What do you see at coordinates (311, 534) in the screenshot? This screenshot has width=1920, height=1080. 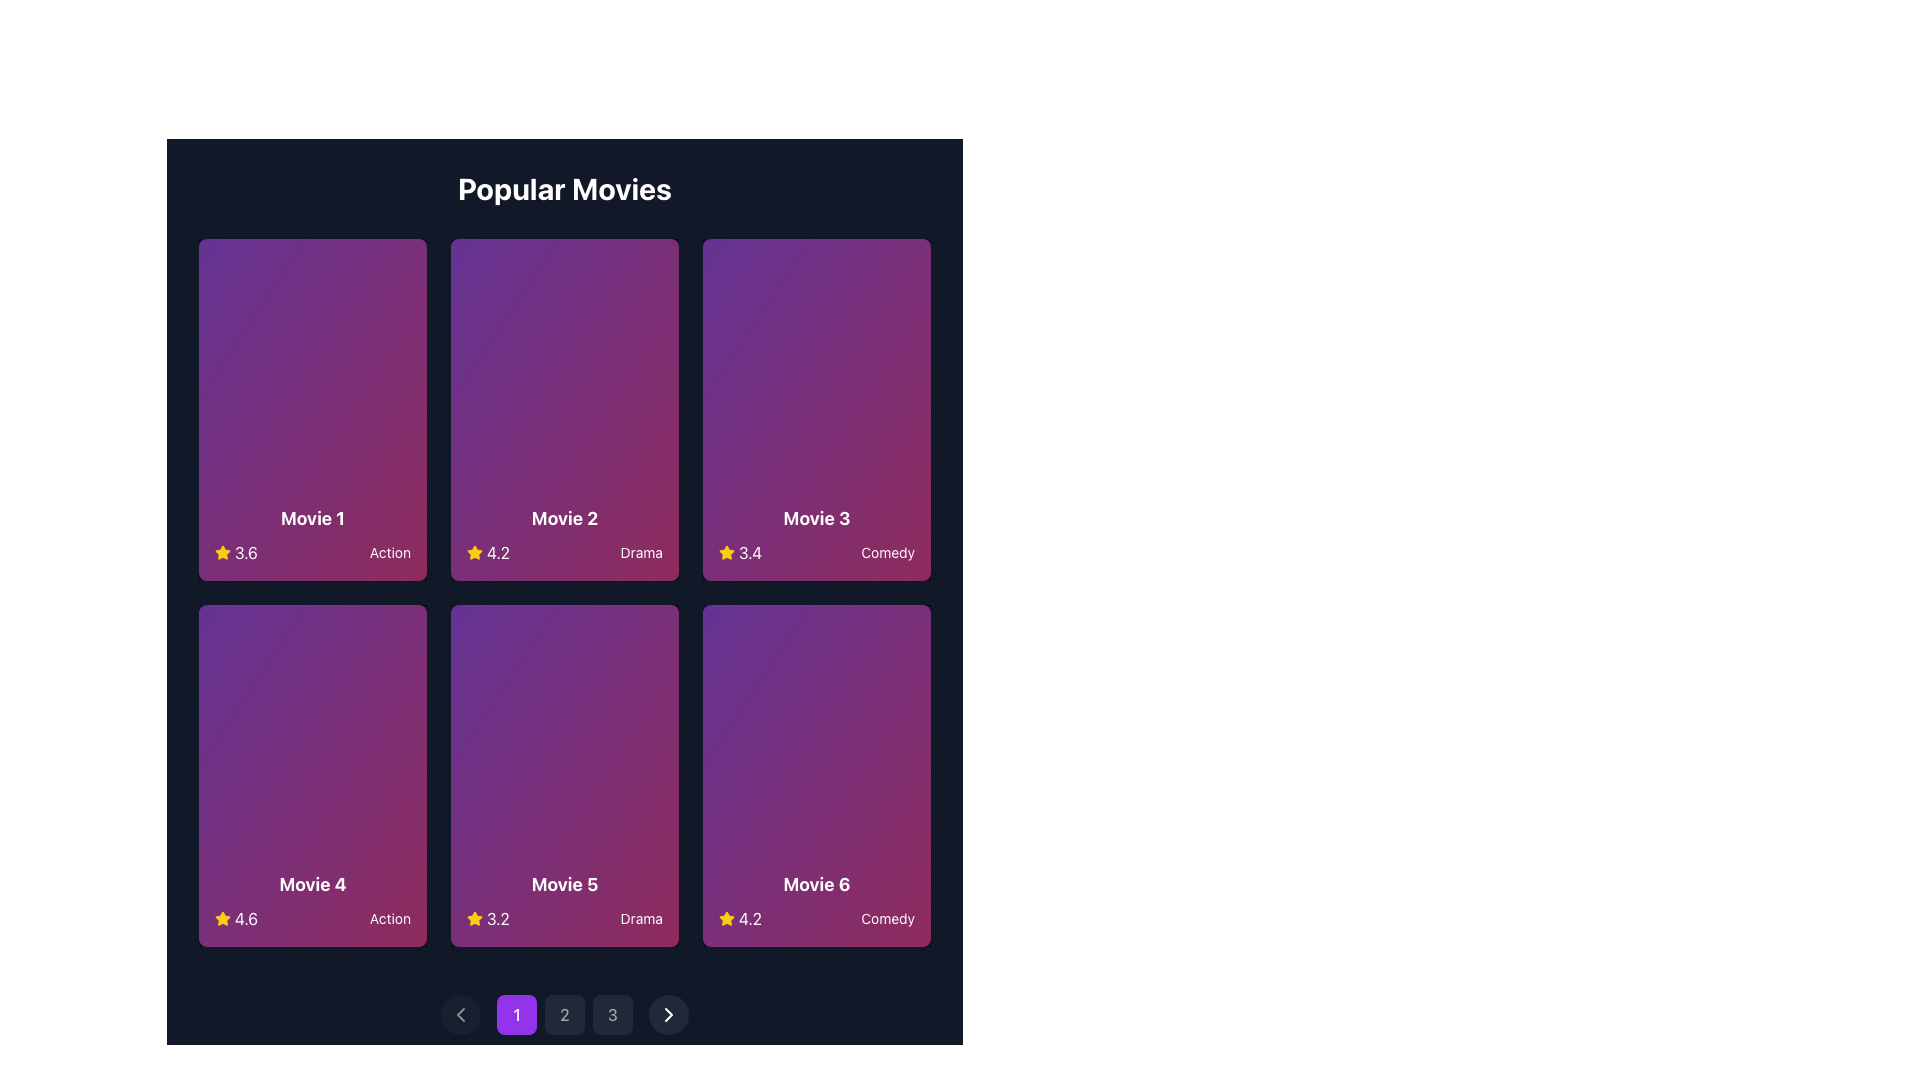 I see `the movie information card located in the bottom portion of the first card in the grid layout, which includes details such as title, rating, and genre` at bounding box center [311, 534].